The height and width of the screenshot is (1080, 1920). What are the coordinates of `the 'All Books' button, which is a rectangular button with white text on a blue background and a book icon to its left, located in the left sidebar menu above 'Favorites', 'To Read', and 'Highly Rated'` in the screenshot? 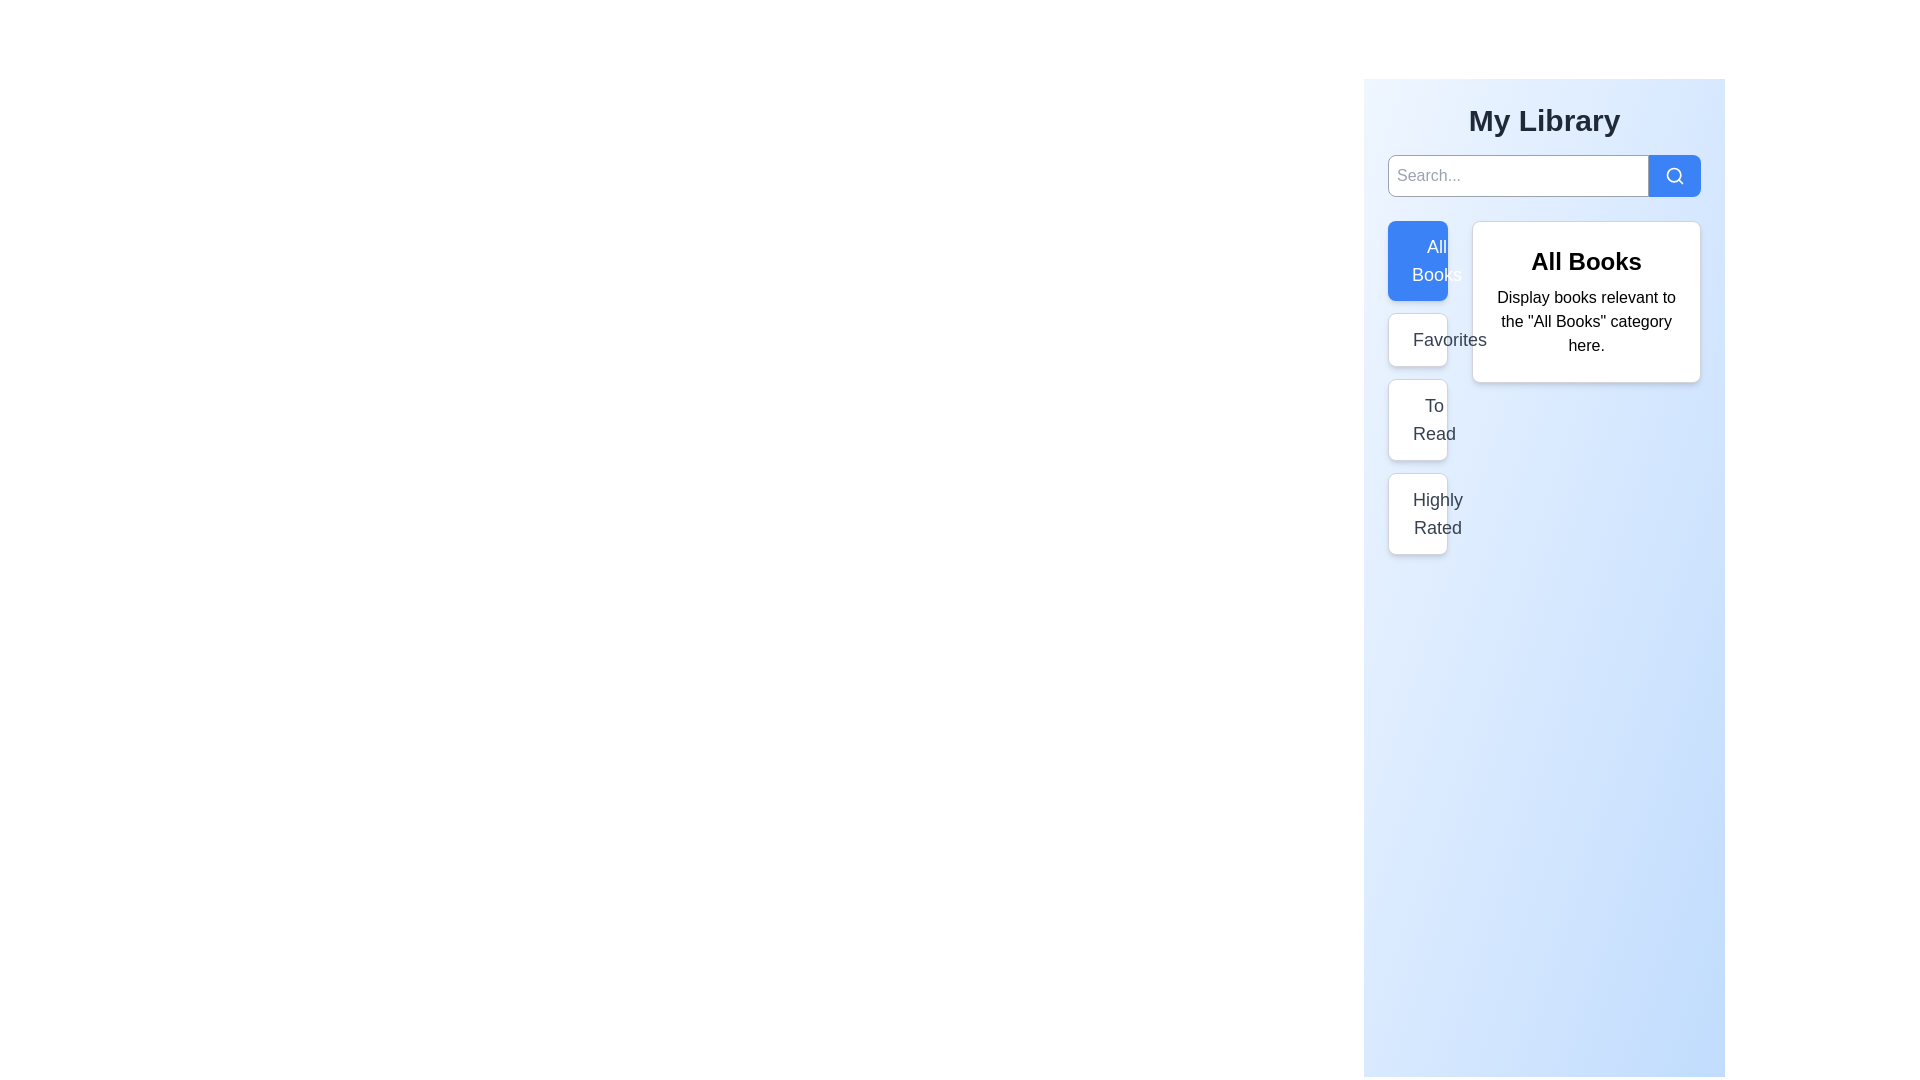 It's located at (1417, 260).